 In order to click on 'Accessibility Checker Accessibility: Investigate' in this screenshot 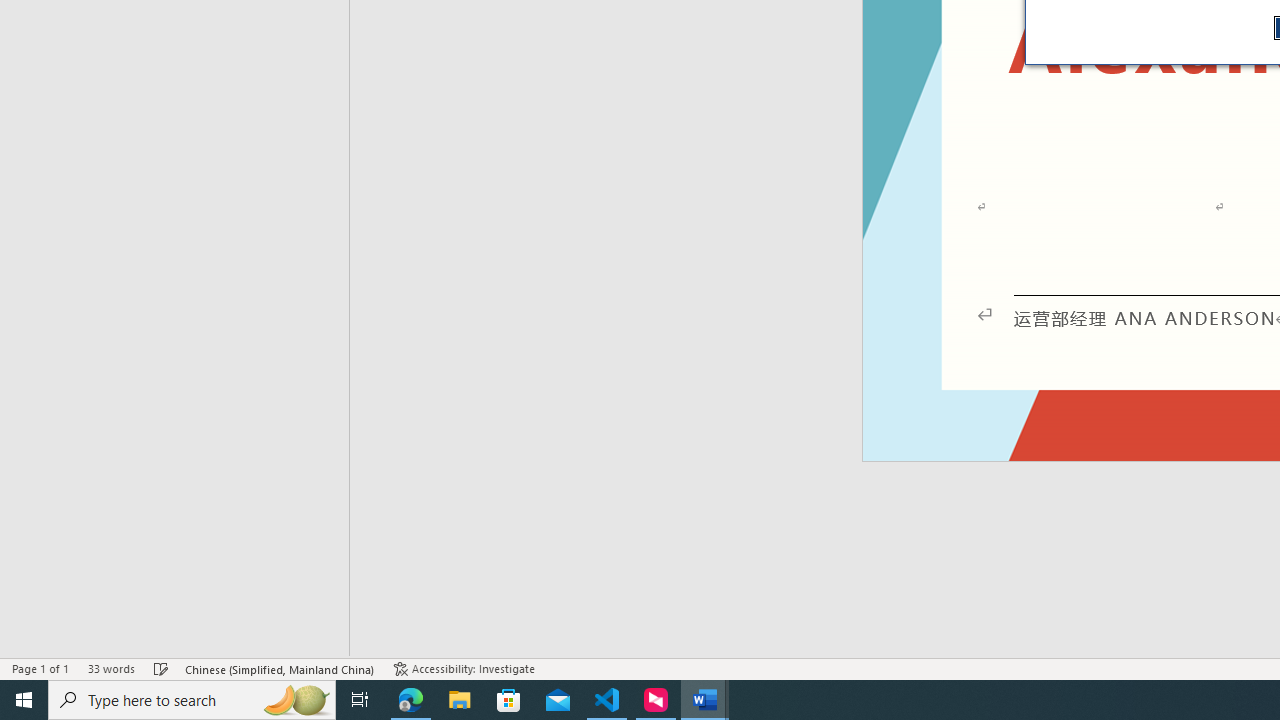, I will do `click(463, 669)`.